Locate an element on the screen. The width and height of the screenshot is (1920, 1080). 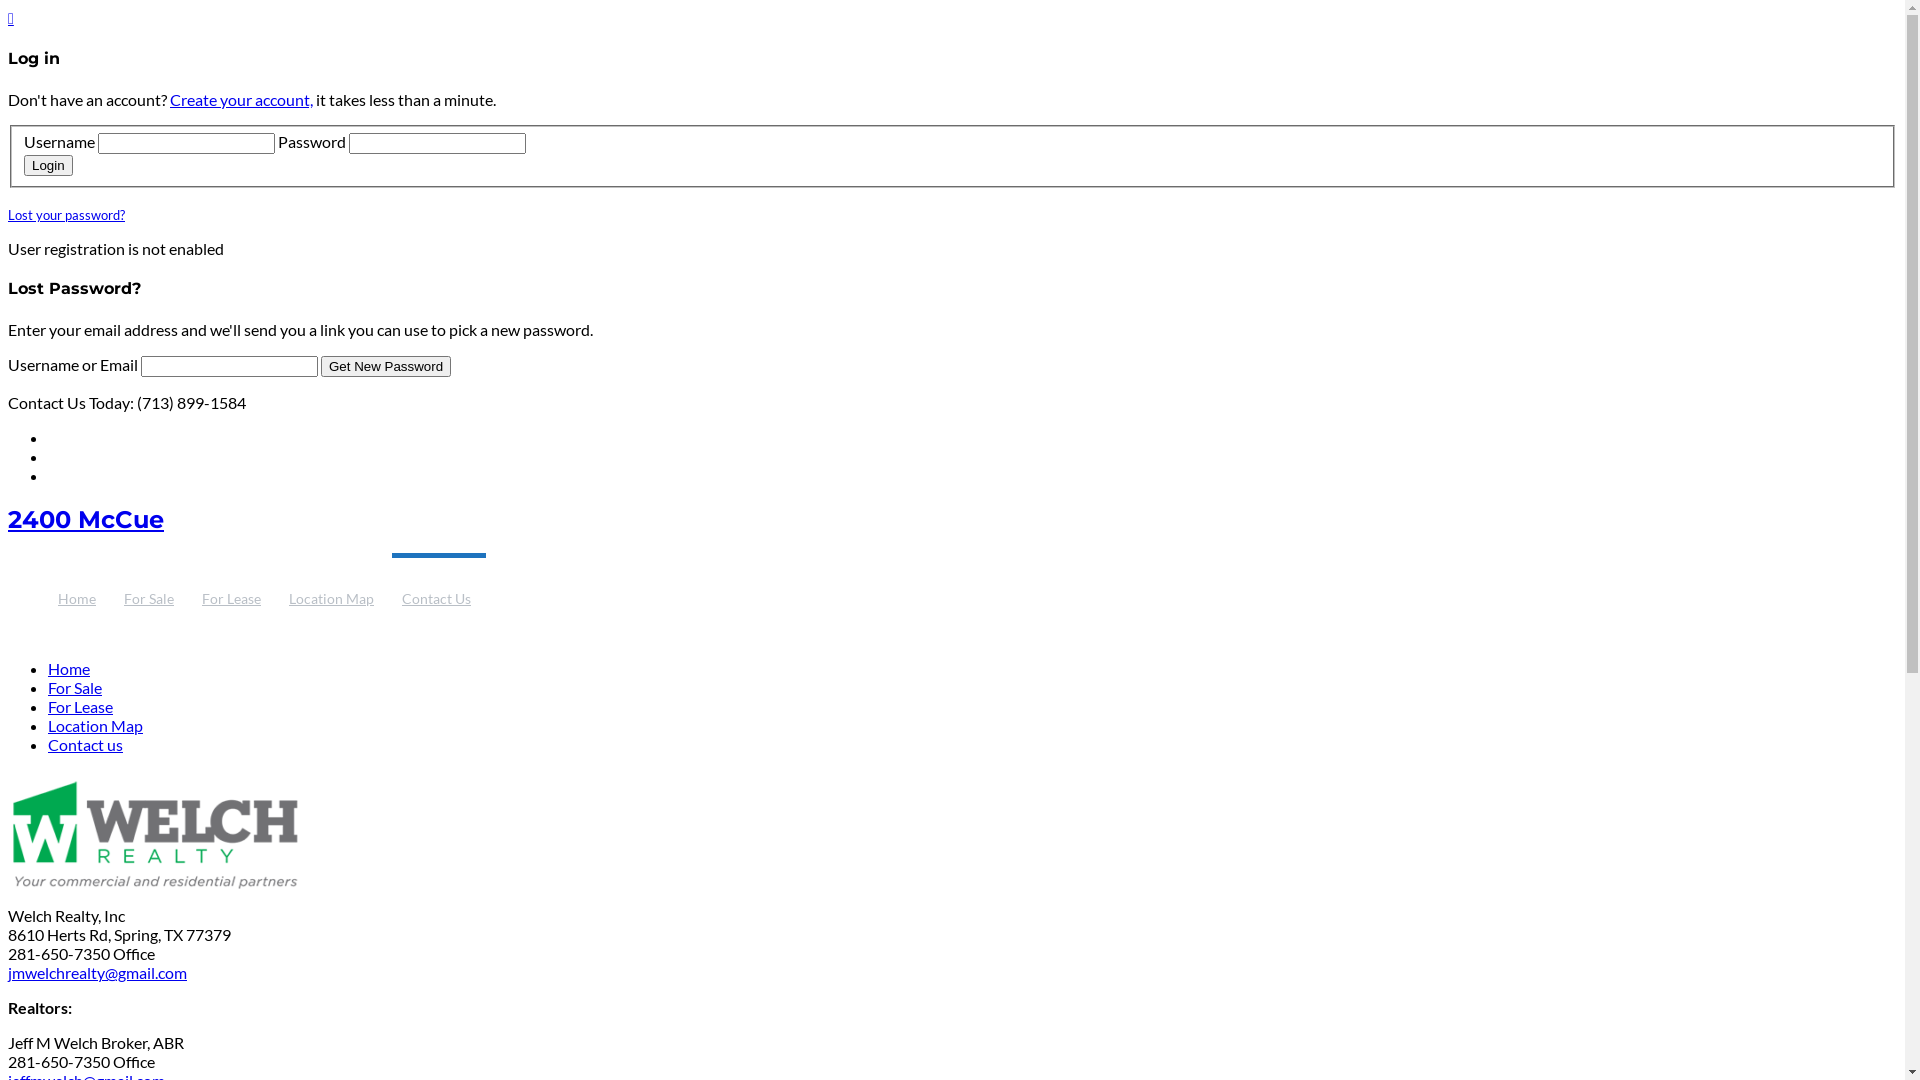
'2400 McCue' is located at coordinates (8, 518).